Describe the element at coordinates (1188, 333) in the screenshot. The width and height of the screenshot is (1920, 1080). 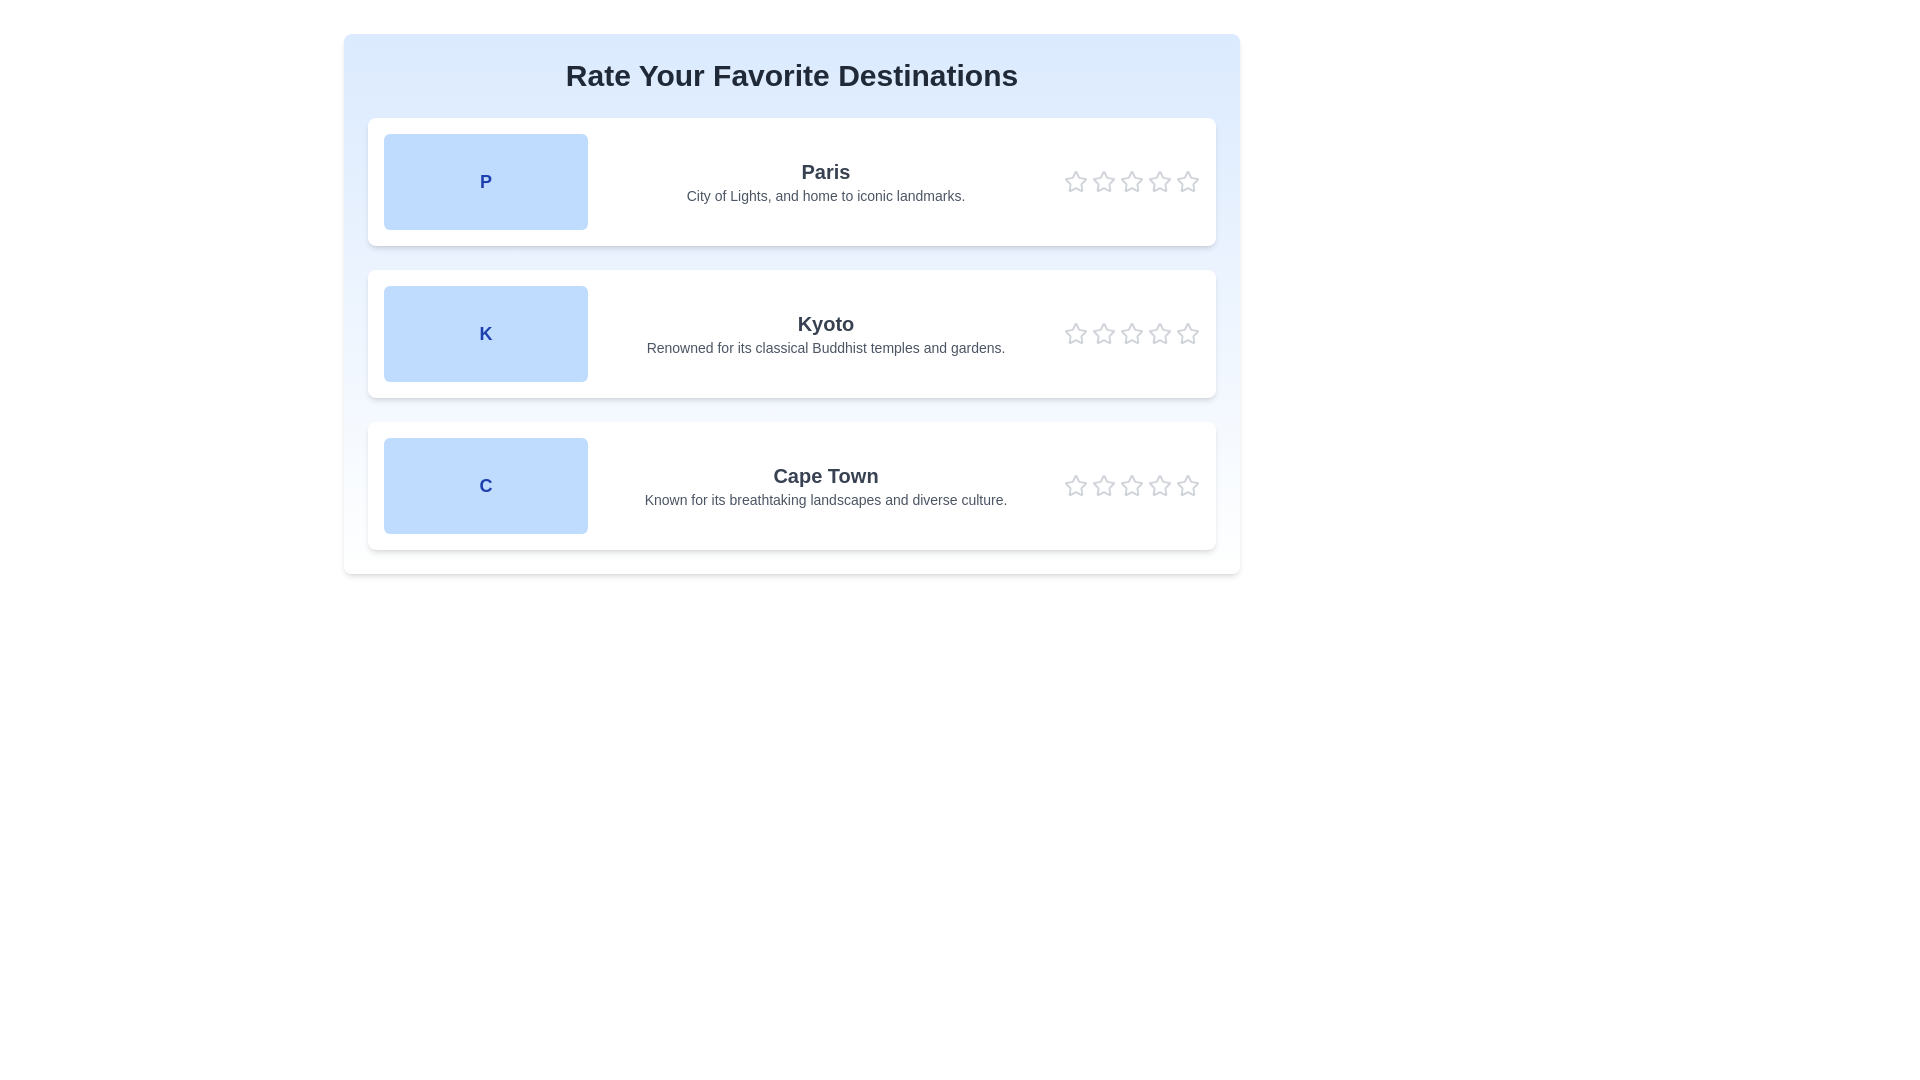
I see `the sixth star icon in the rating system for the card labeled 'Kyoto', which is located towards the right edge of the card` at that location.